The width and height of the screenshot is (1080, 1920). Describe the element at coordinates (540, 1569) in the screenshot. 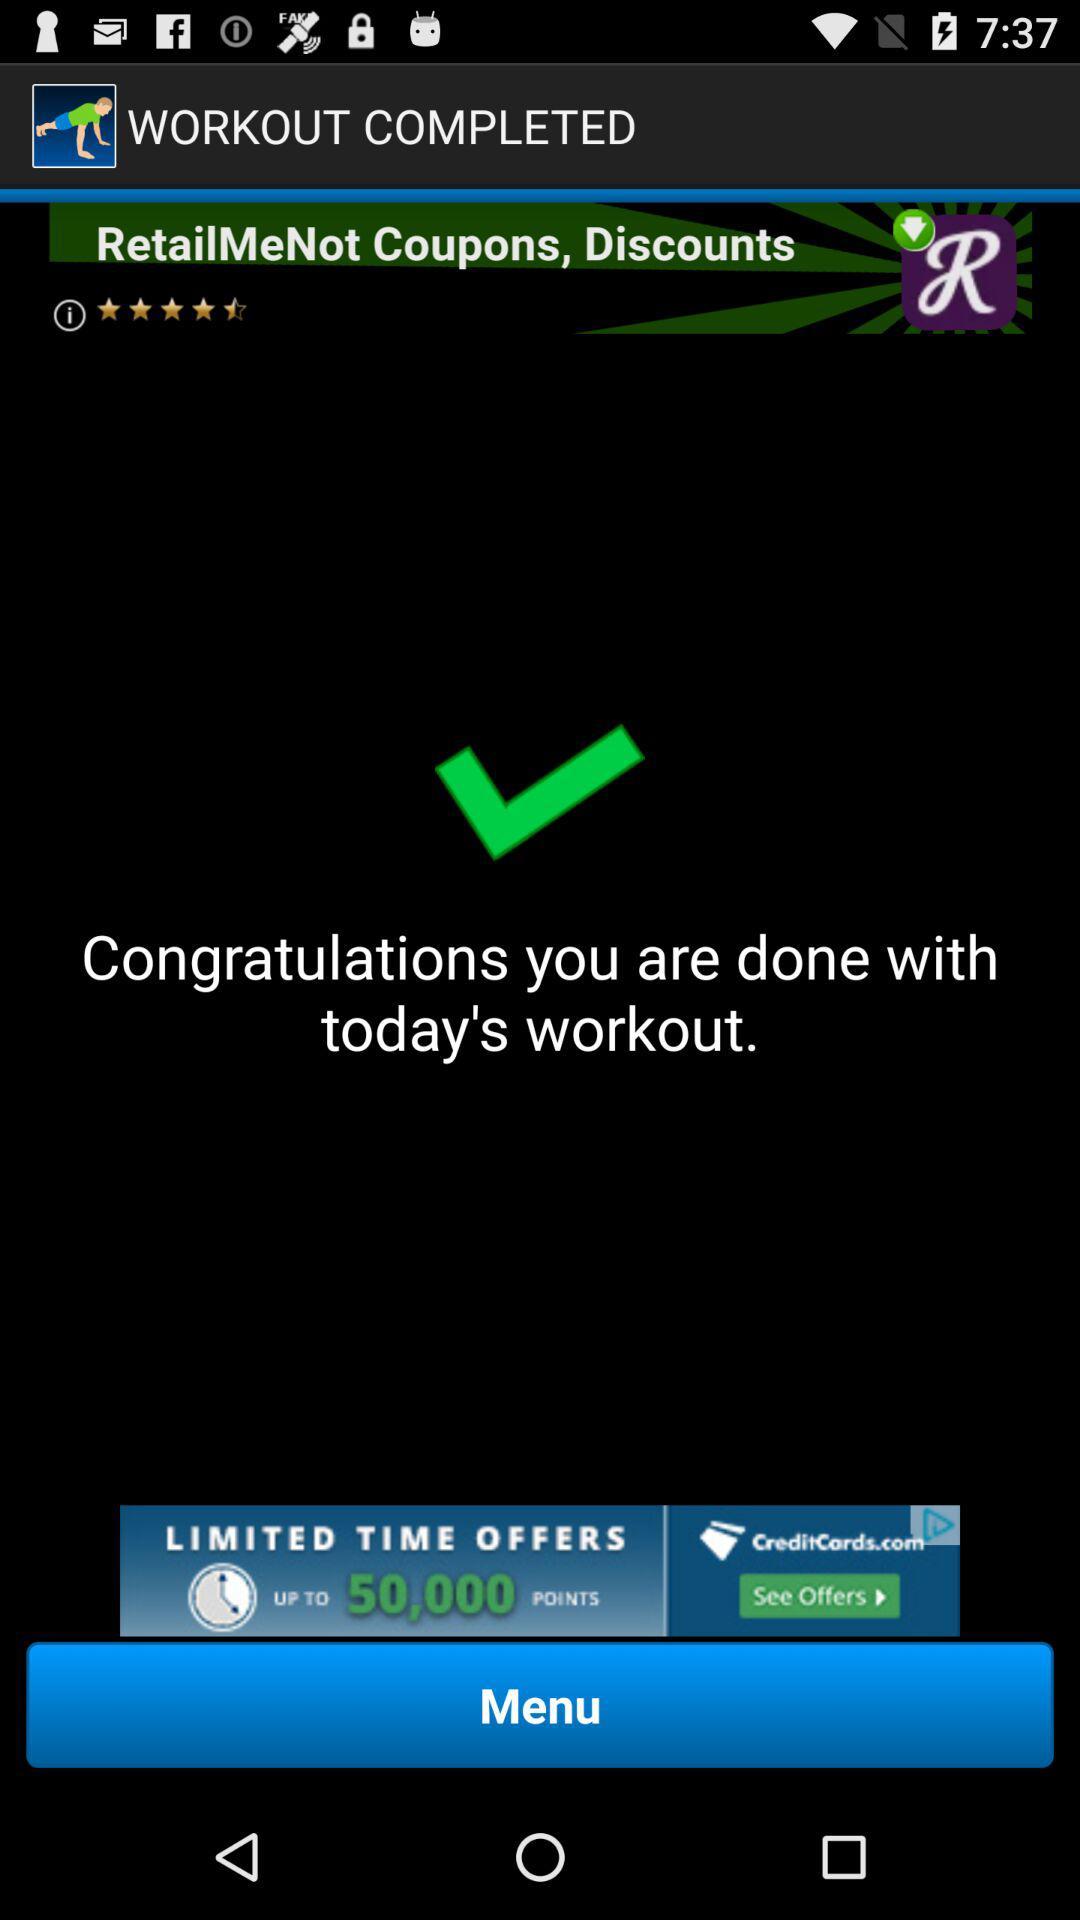

I see `the add` at that location.